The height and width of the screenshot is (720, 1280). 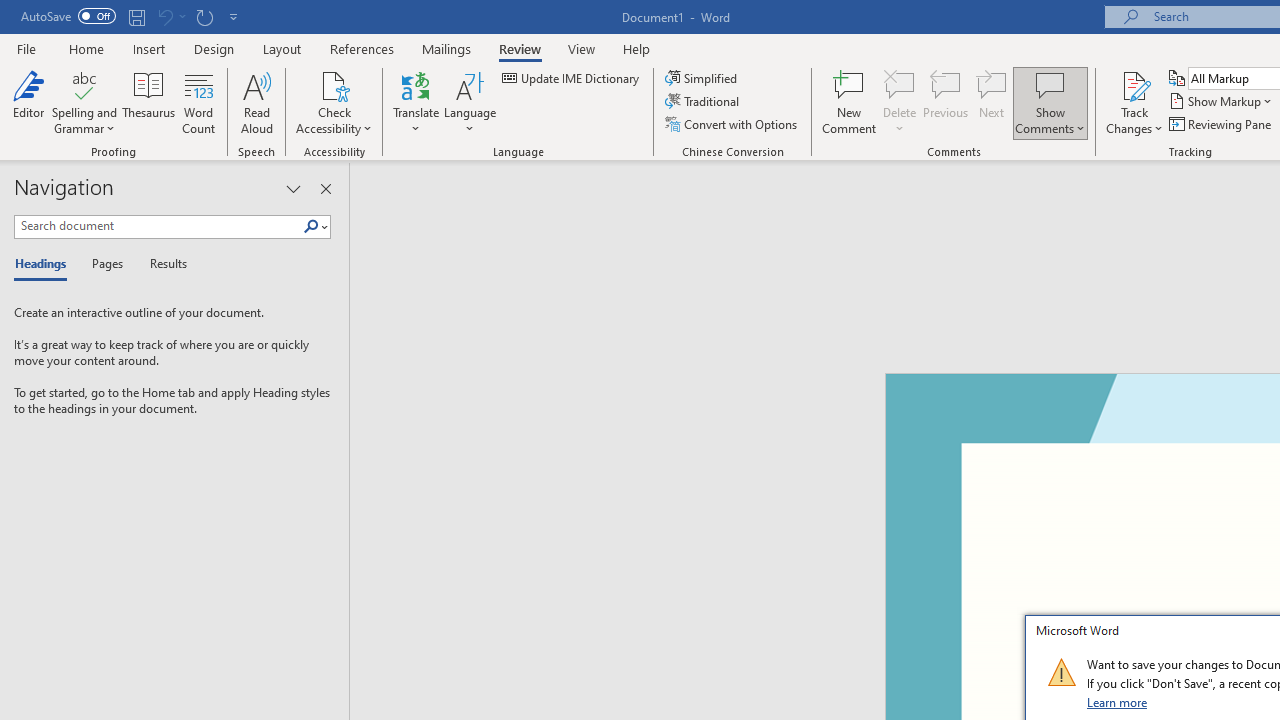 I want to click on 'Repeat Shrink Font', so click(x=204, y=16).